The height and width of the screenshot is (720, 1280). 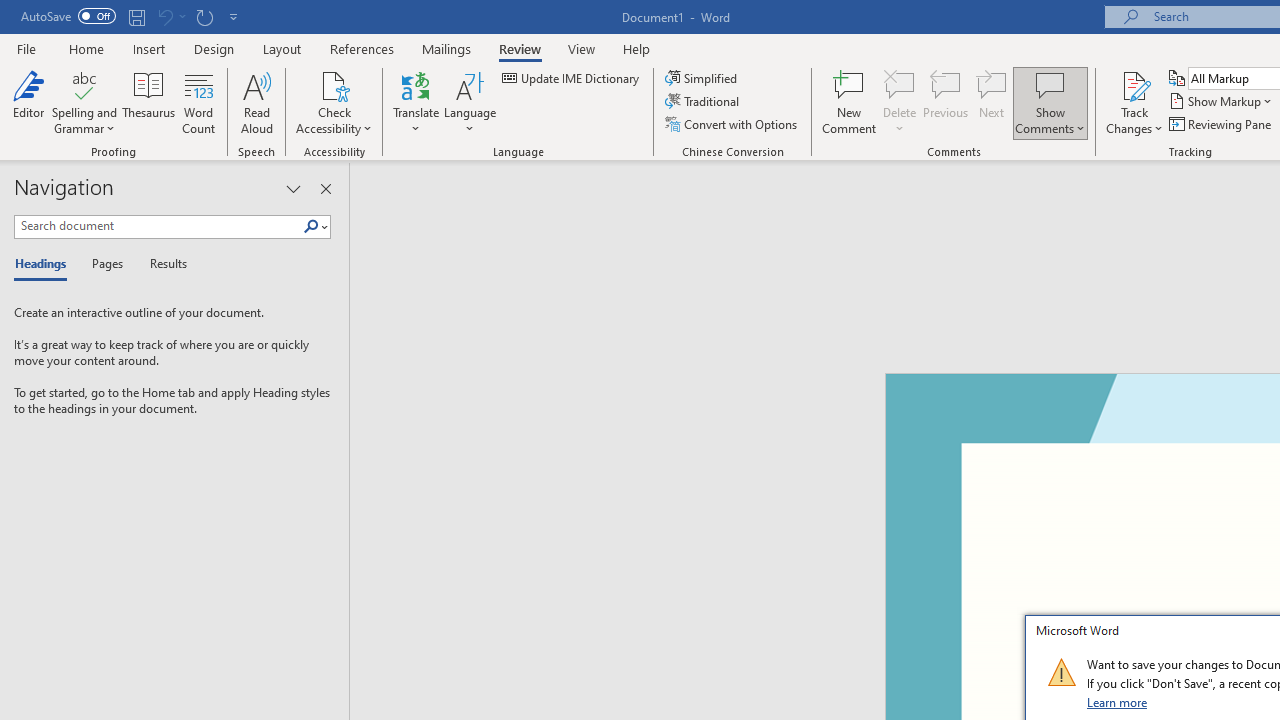 I want to click on 'Repeat Shrink Font', so click(x=204, y=16).